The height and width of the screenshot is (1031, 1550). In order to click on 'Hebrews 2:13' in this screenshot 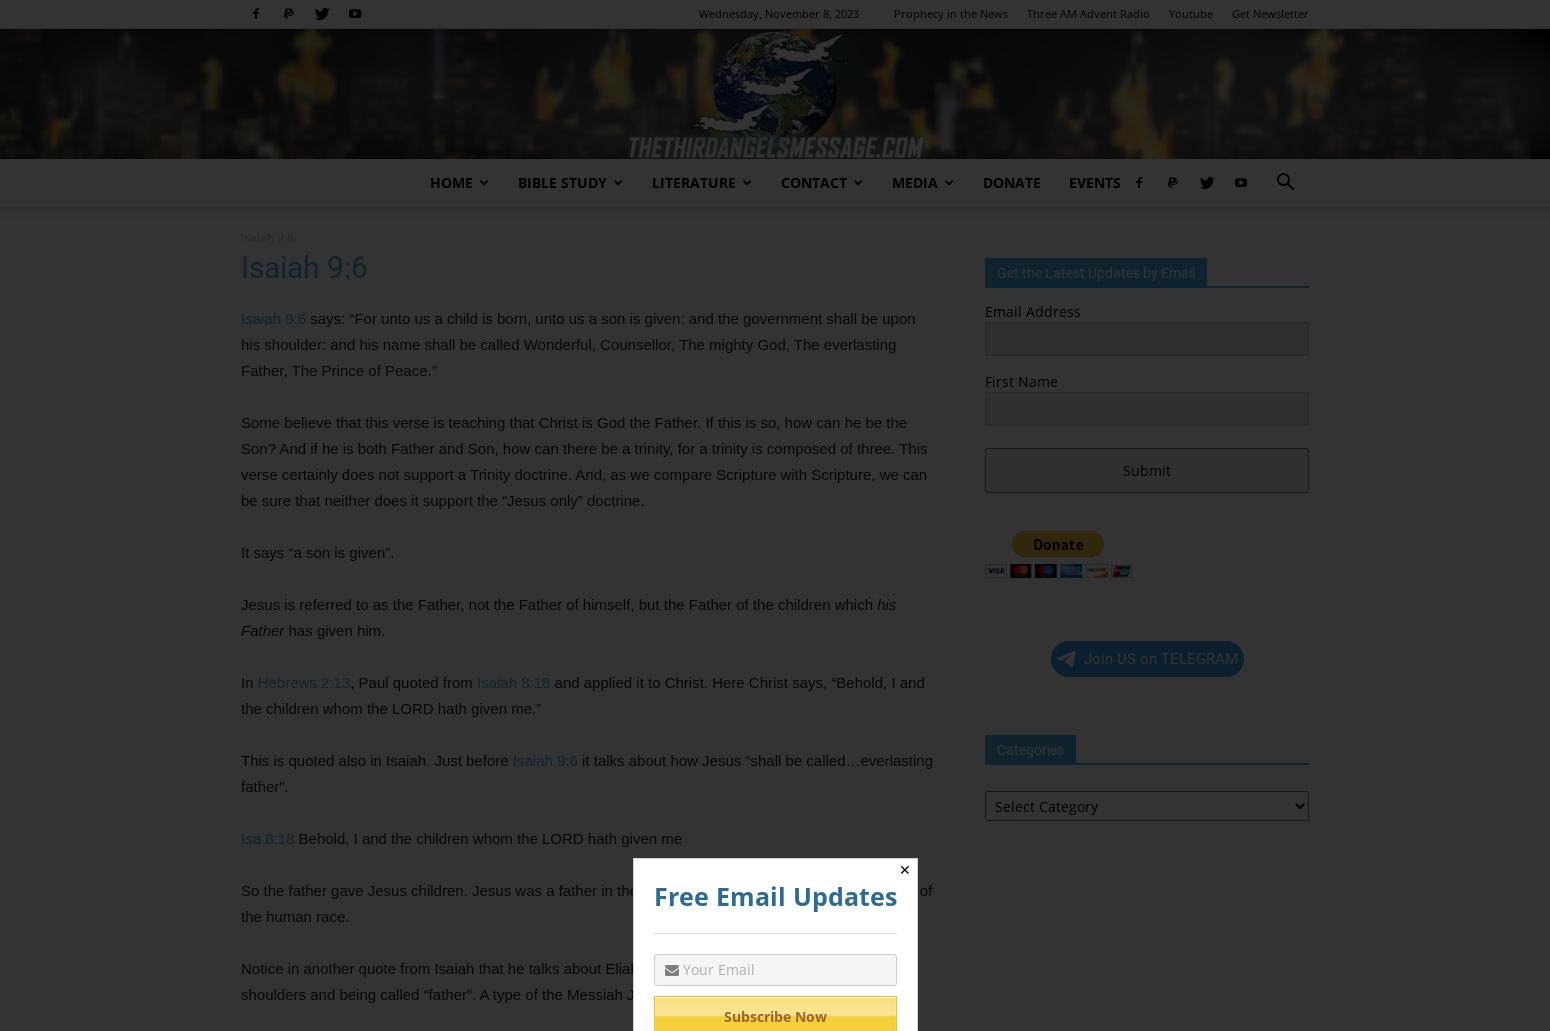, I will do `click(303, 682)`.